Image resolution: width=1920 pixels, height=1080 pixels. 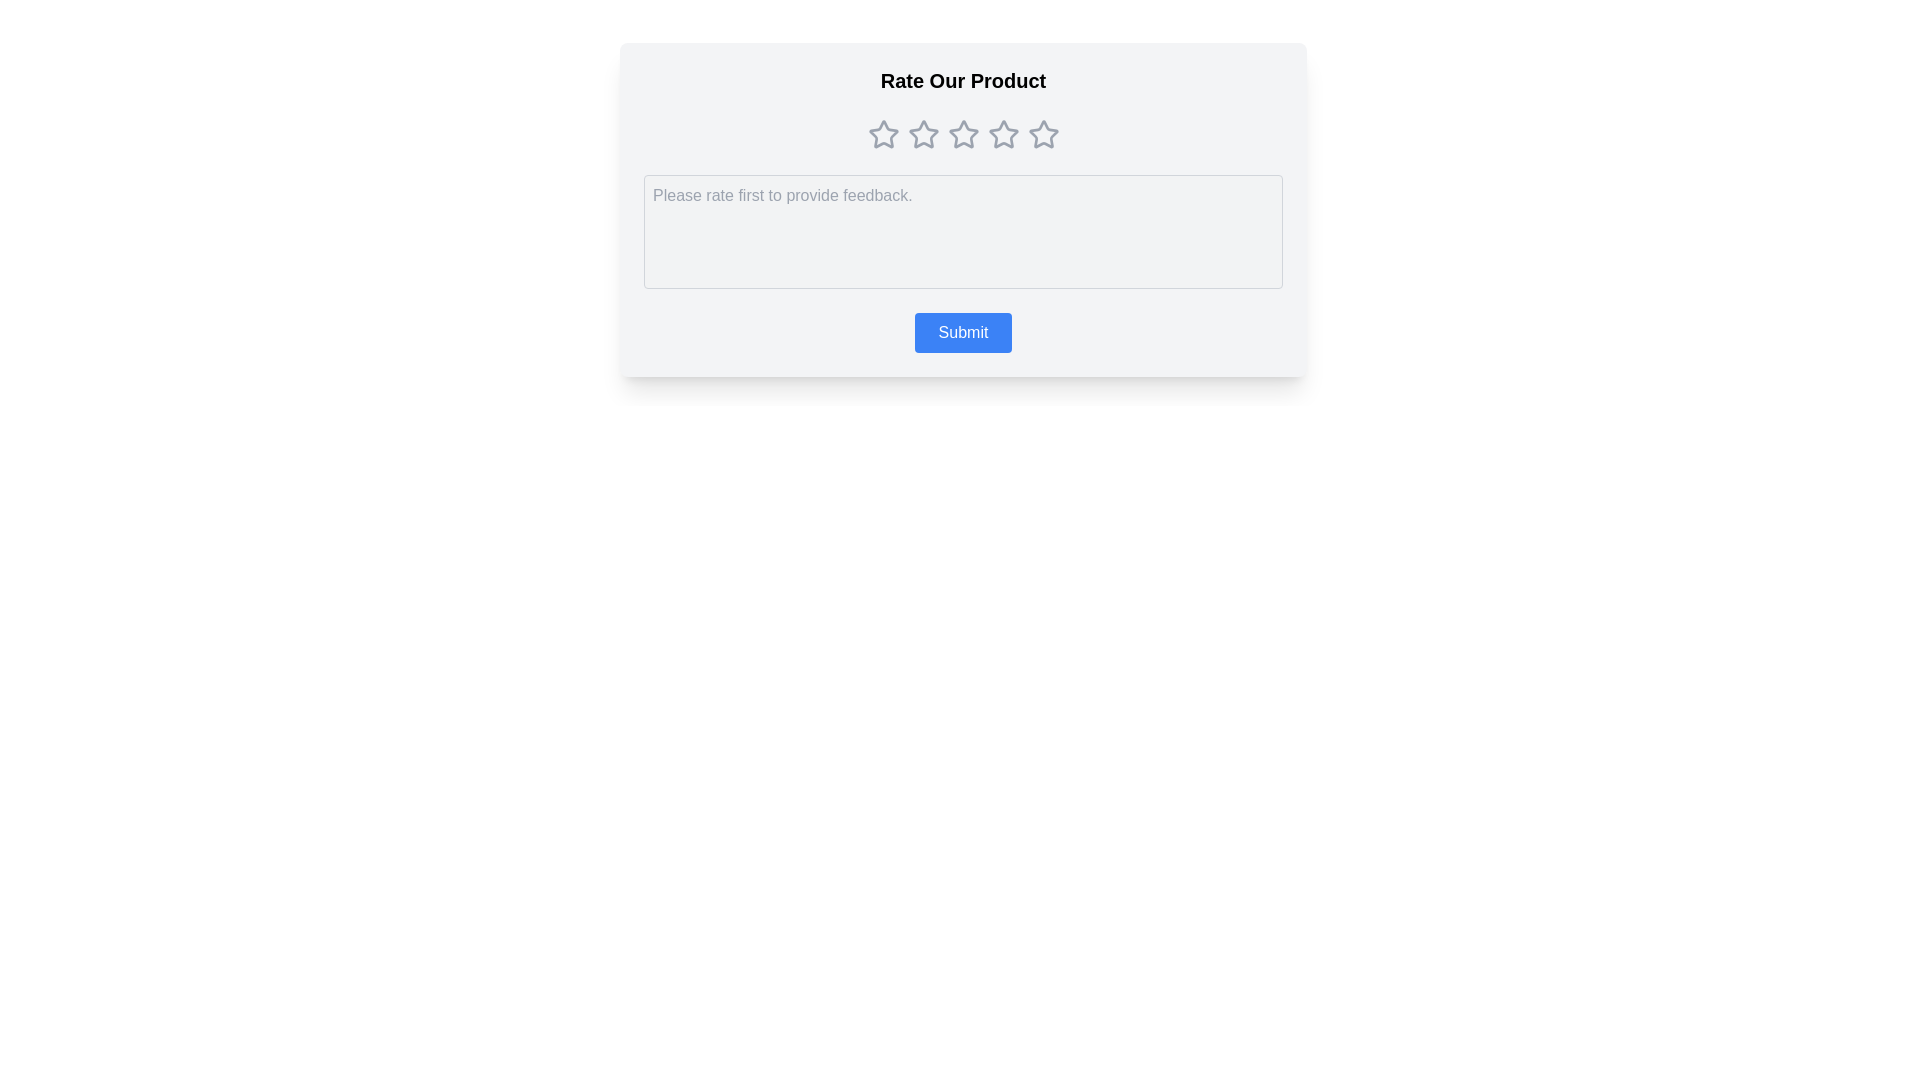 I want to click on the third star in a set of five rating stars, which is characterized by a gray outline and hollow center, for enhanced interaction, so click(x=963, y=134).